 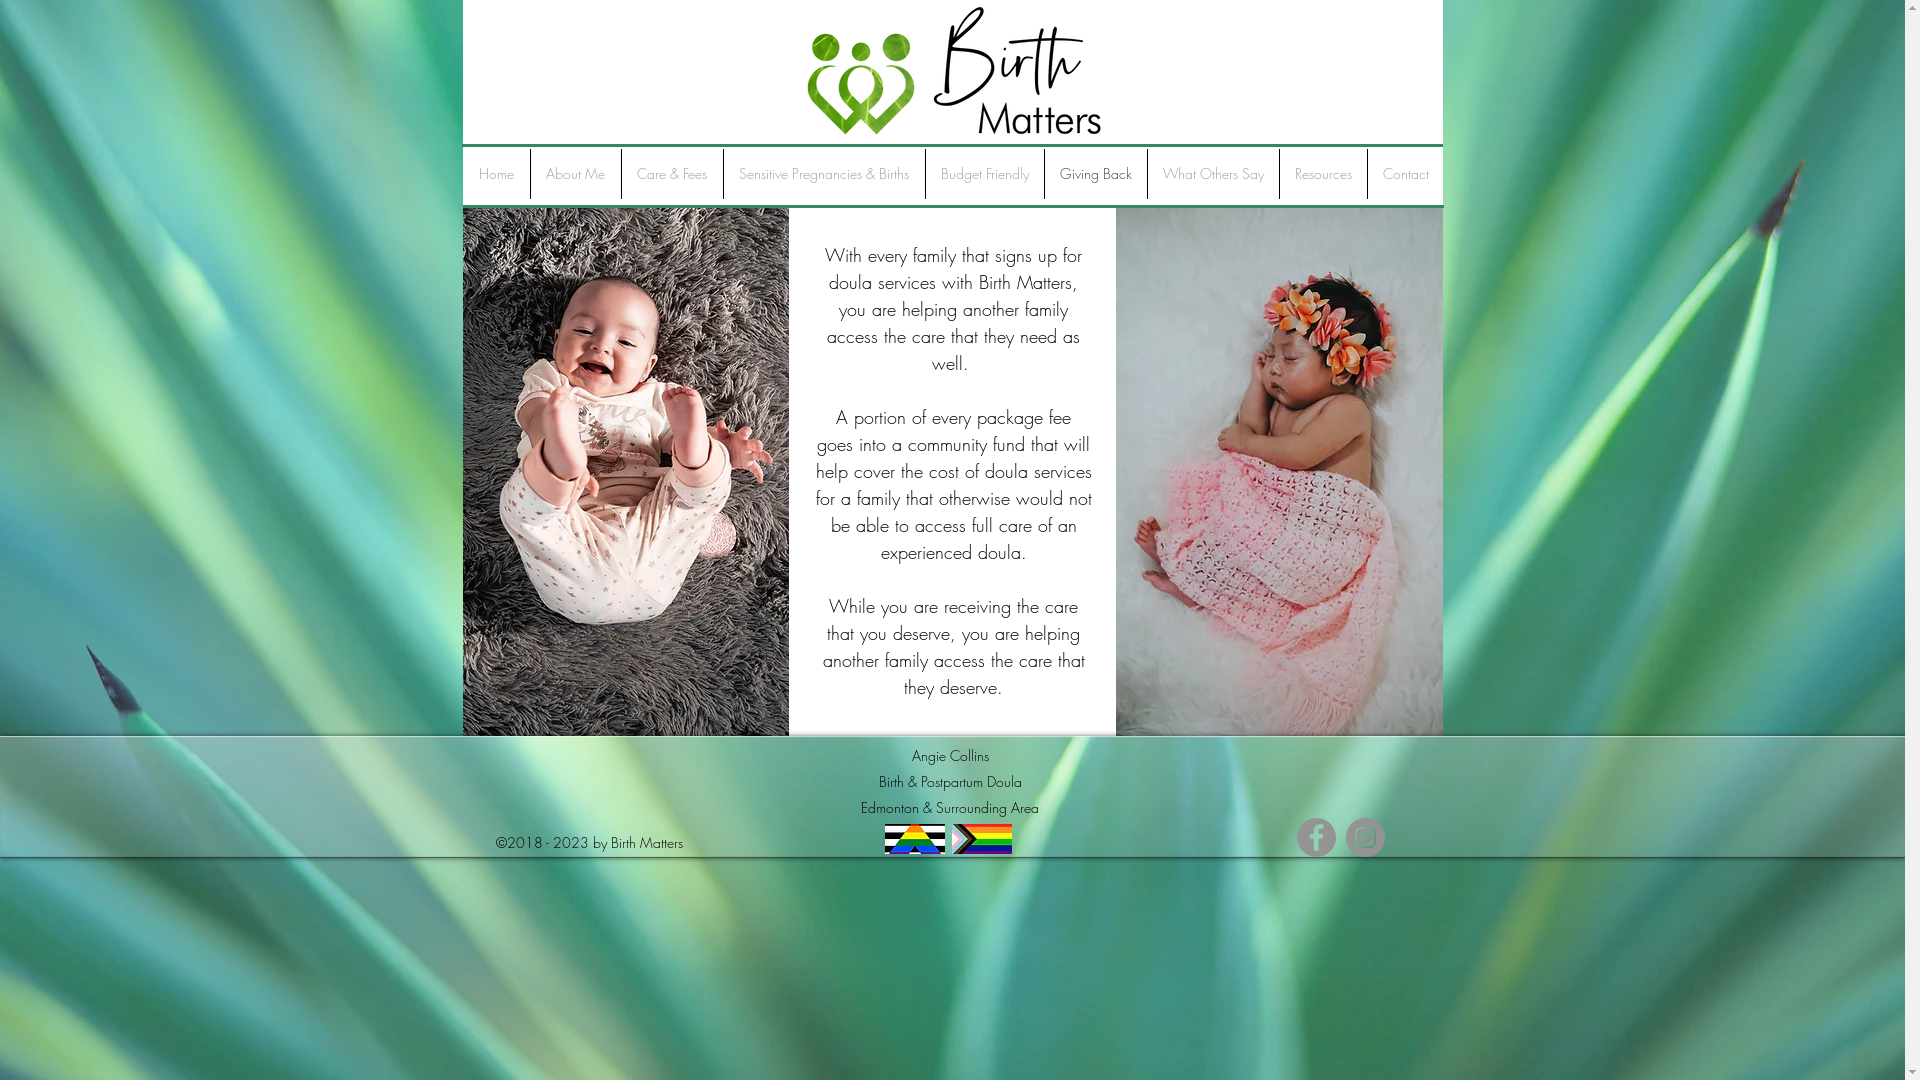 I want to click on 'Budget Friendly', so click(x=925, y=172).